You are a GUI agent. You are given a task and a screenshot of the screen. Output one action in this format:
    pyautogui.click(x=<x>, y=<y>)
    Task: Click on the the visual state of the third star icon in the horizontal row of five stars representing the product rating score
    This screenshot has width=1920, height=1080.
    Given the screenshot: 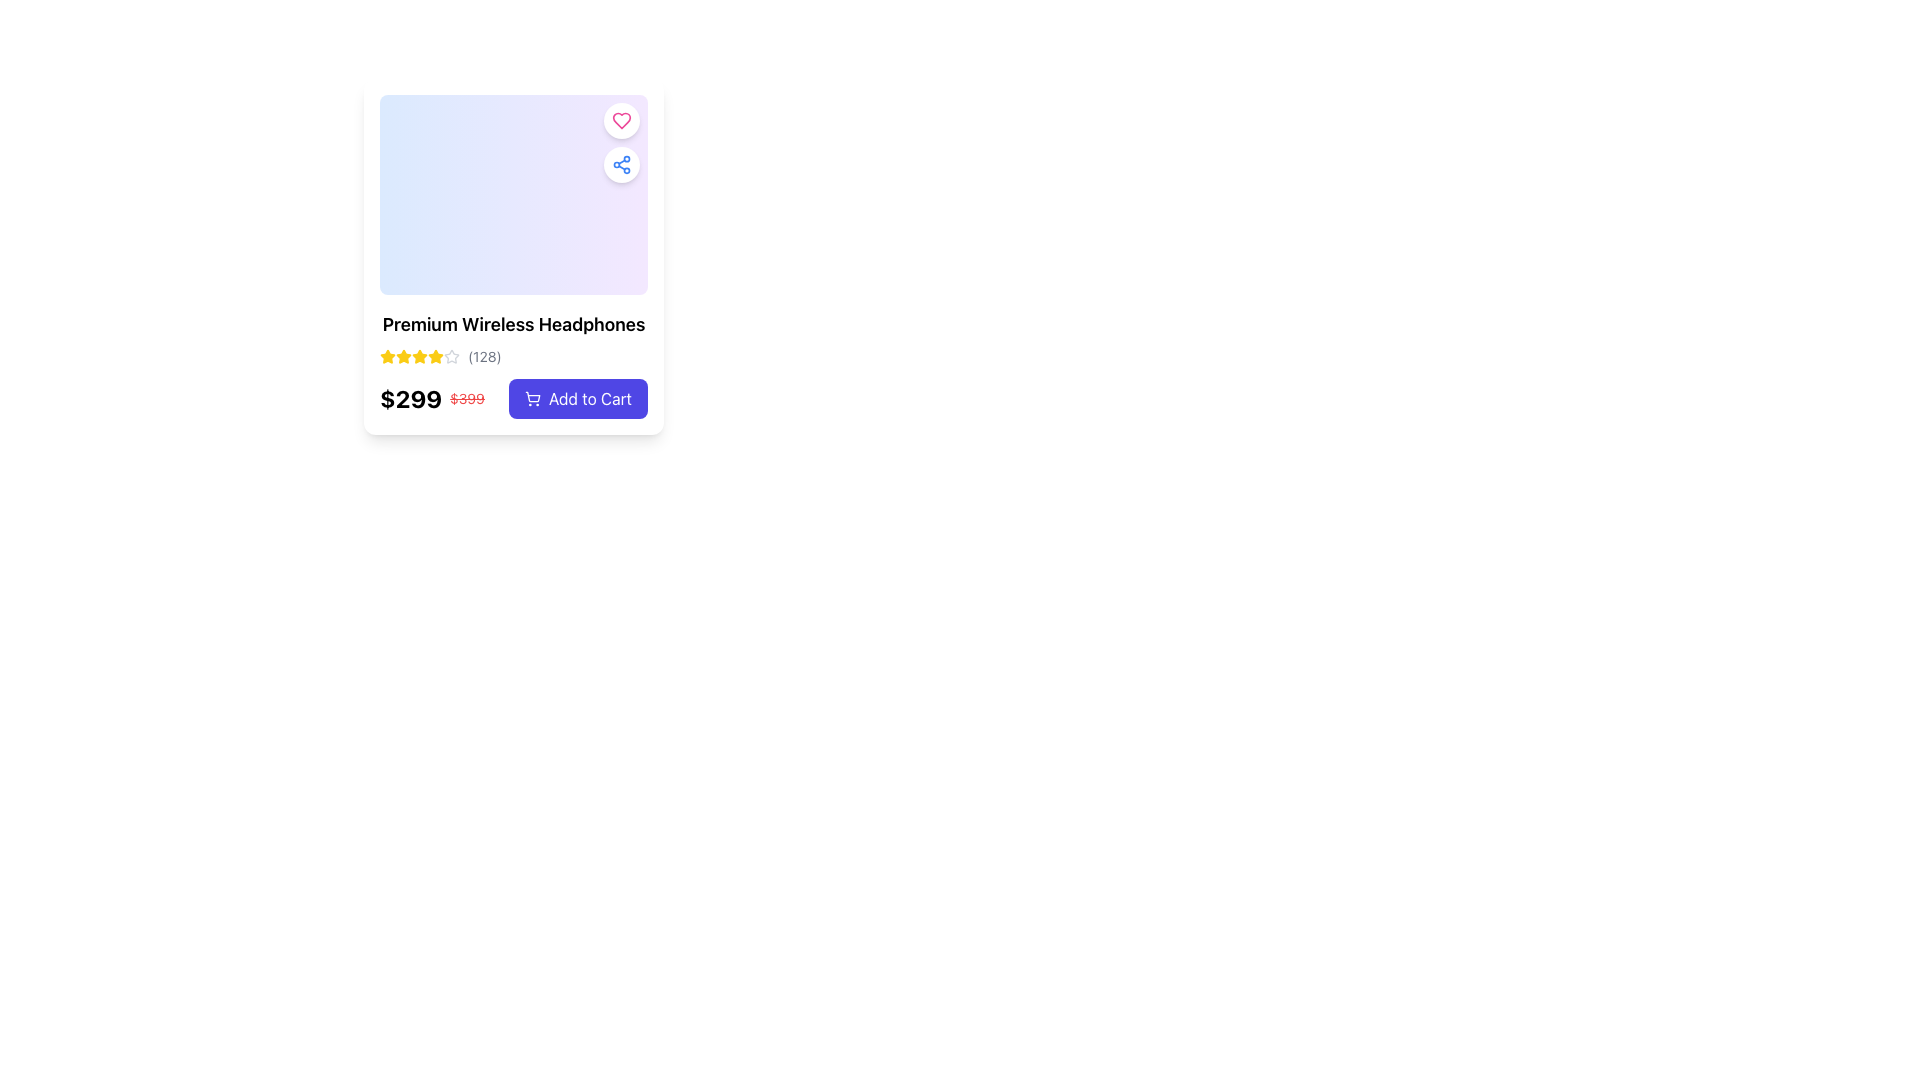 What is the action you would take?
    pyautogui.click(x=419, y=355)
    